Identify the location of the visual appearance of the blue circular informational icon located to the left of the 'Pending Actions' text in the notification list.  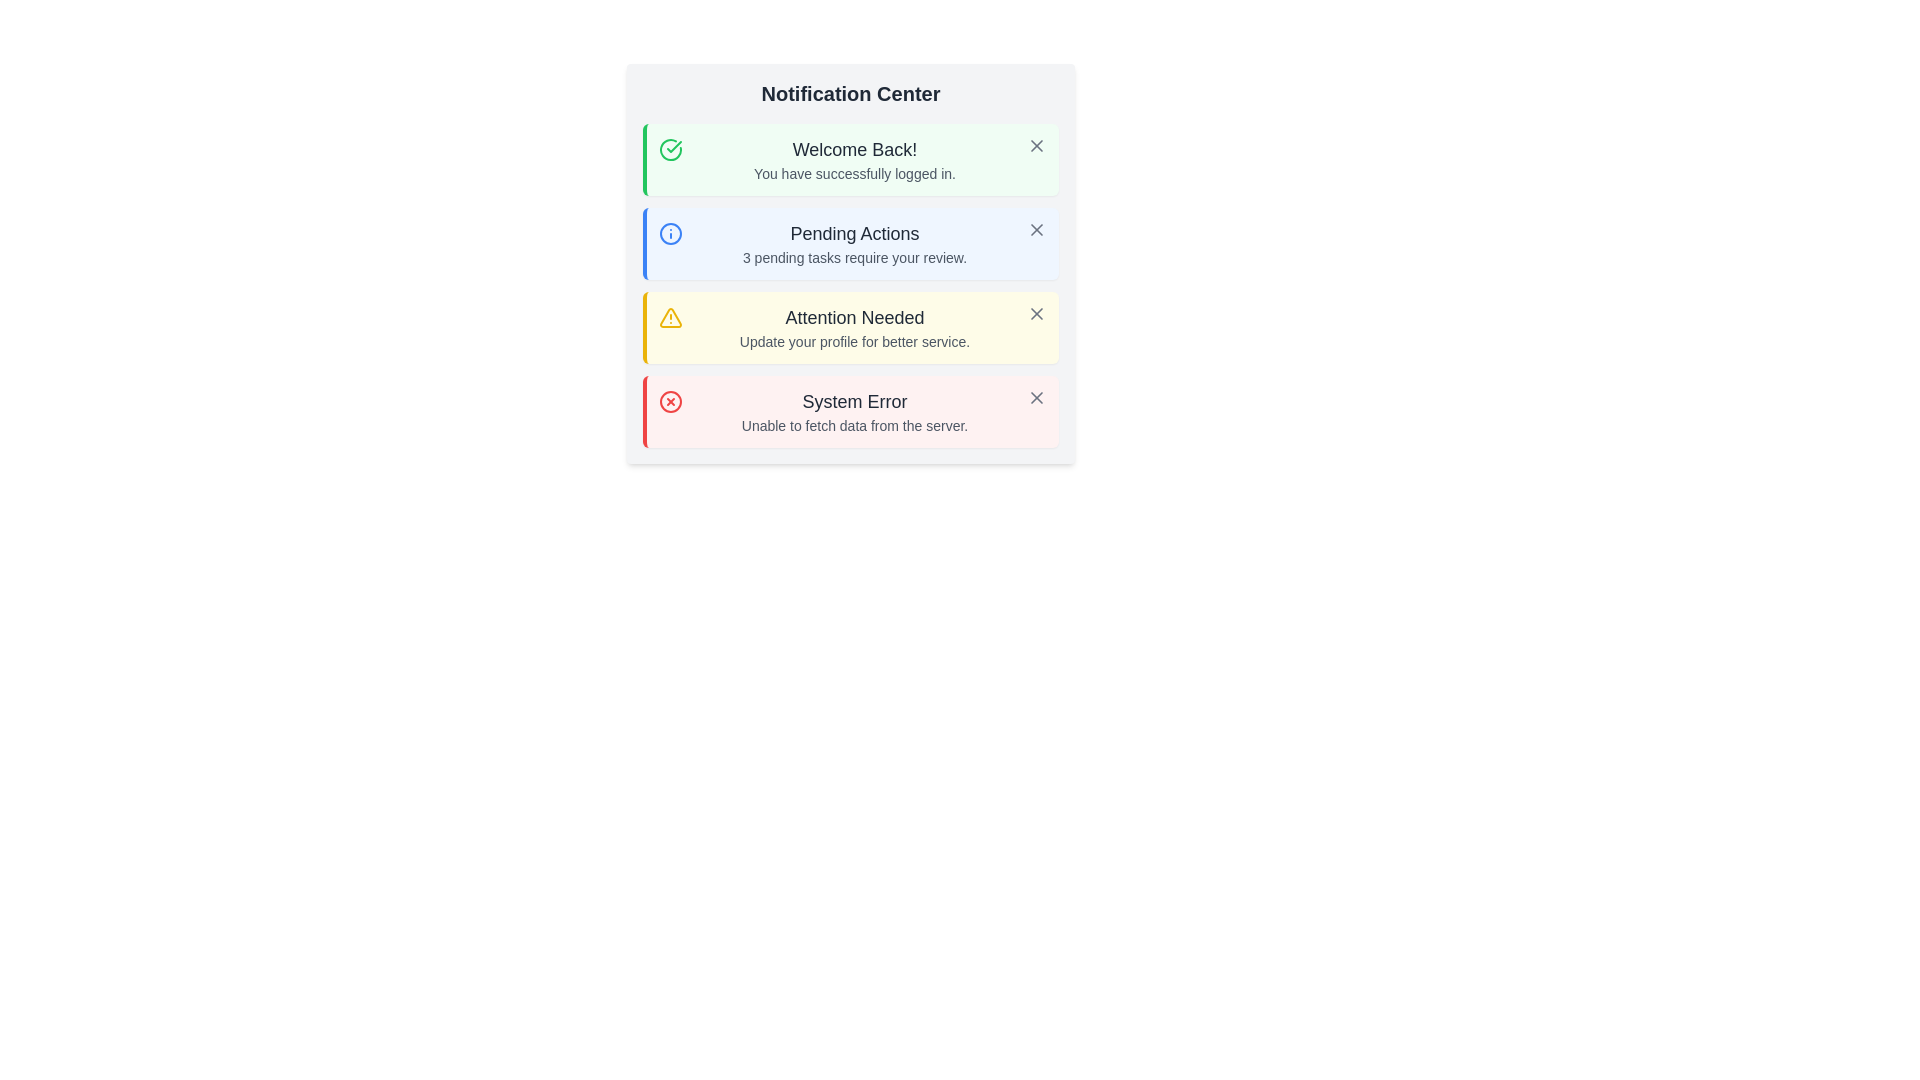
(671, 233).